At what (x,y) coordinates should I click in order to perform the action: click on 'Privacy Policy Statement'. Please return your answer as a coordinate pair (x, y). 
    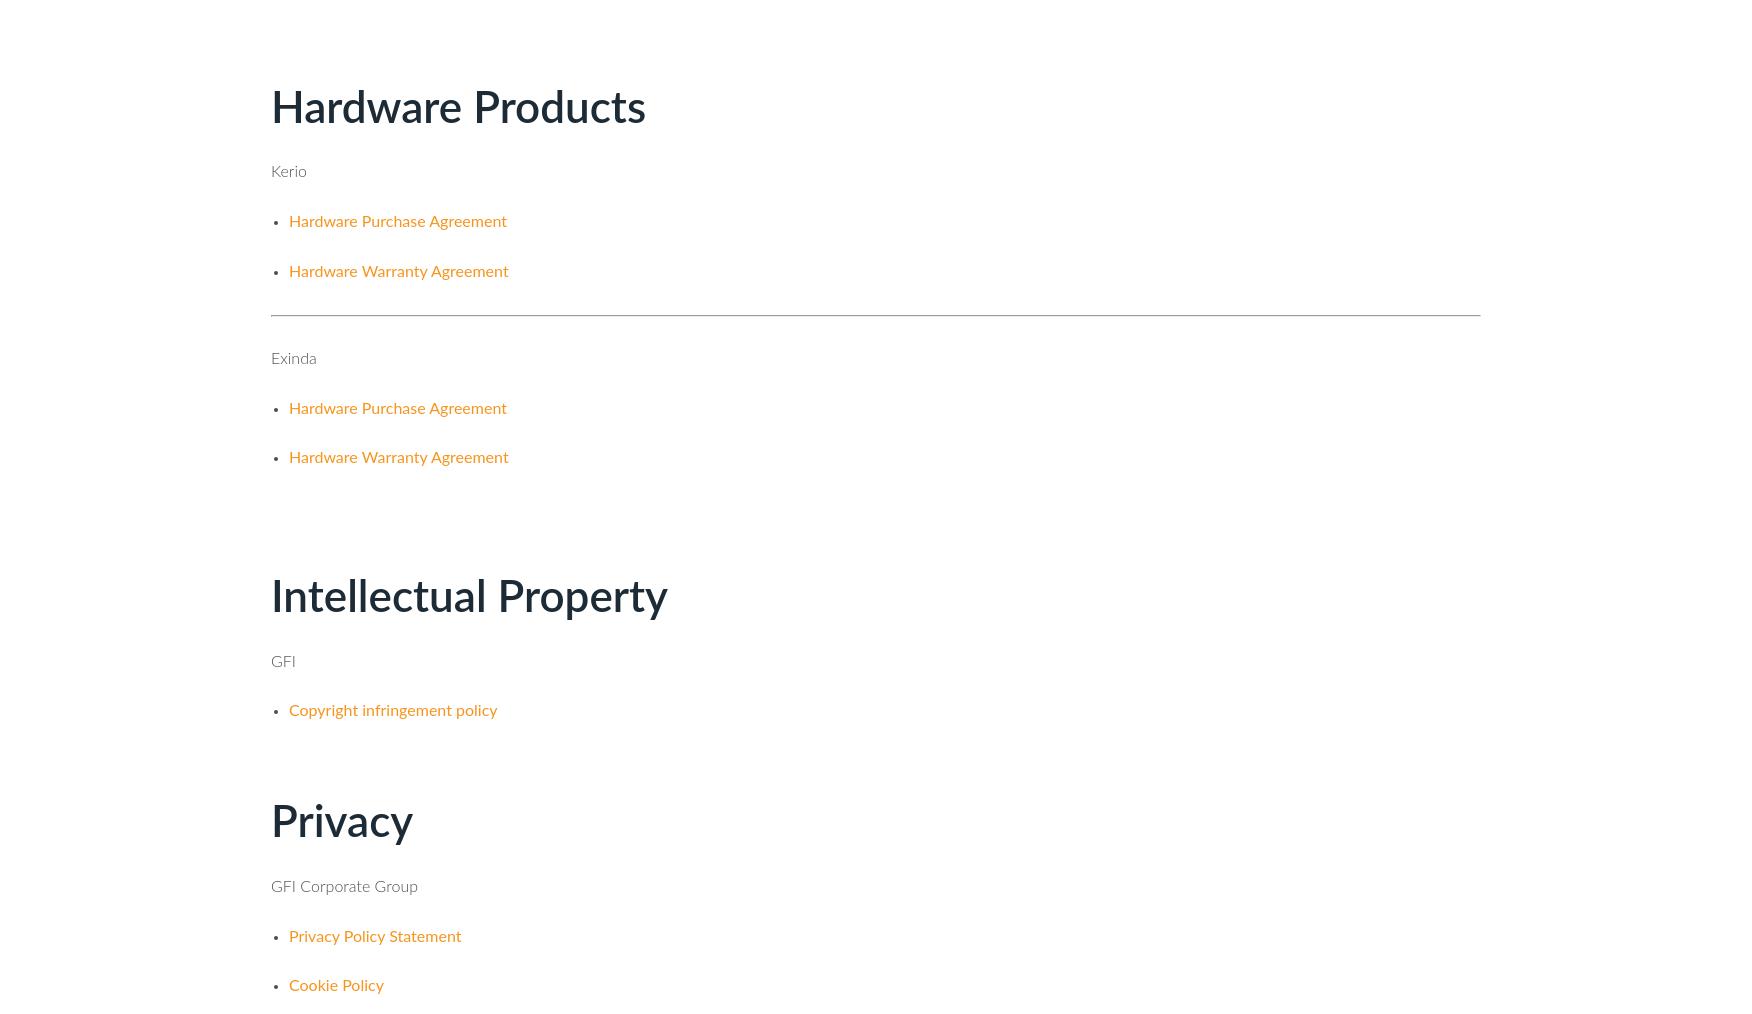
    Looking at the image, I should click on (373, 936).